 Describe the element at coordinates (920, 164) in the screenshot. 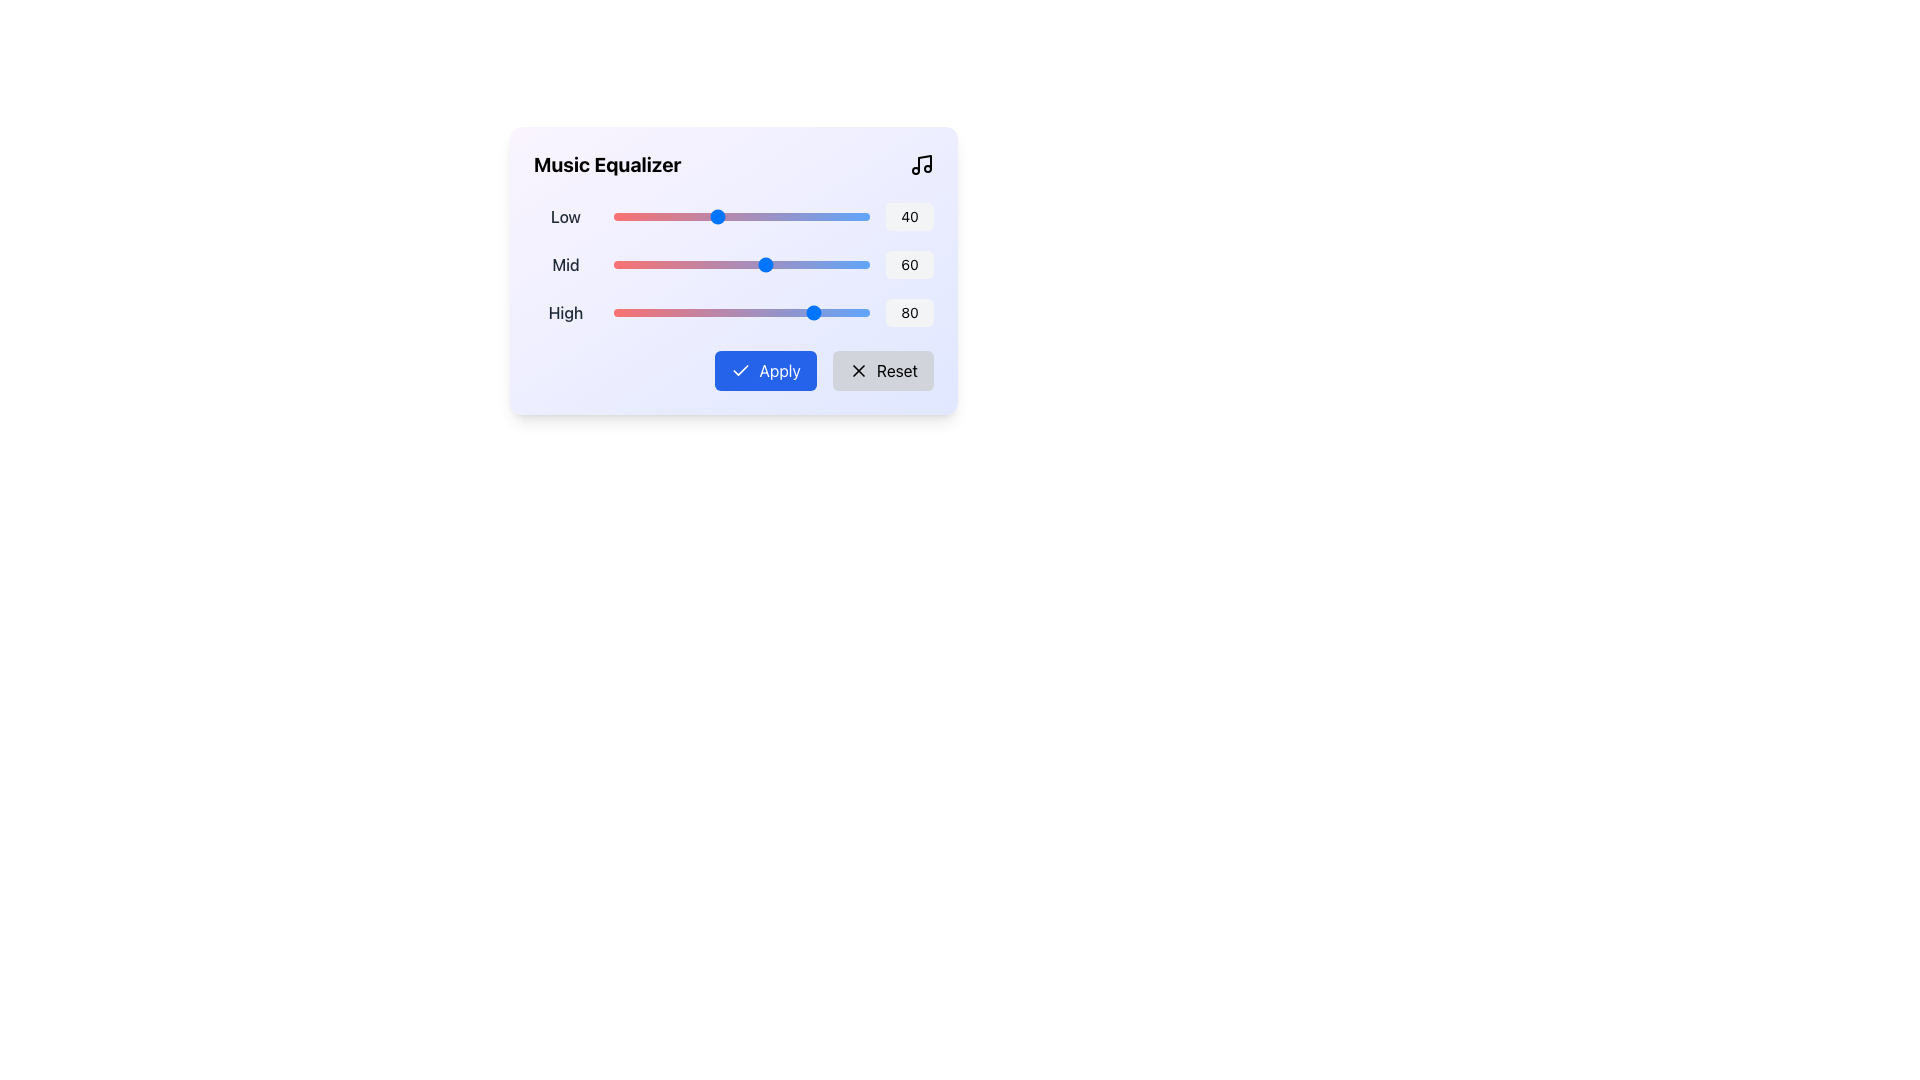

I see `the music icon that symbolizes sound settings, positioned to the right of the 'Music Equalizer' label` at that location.